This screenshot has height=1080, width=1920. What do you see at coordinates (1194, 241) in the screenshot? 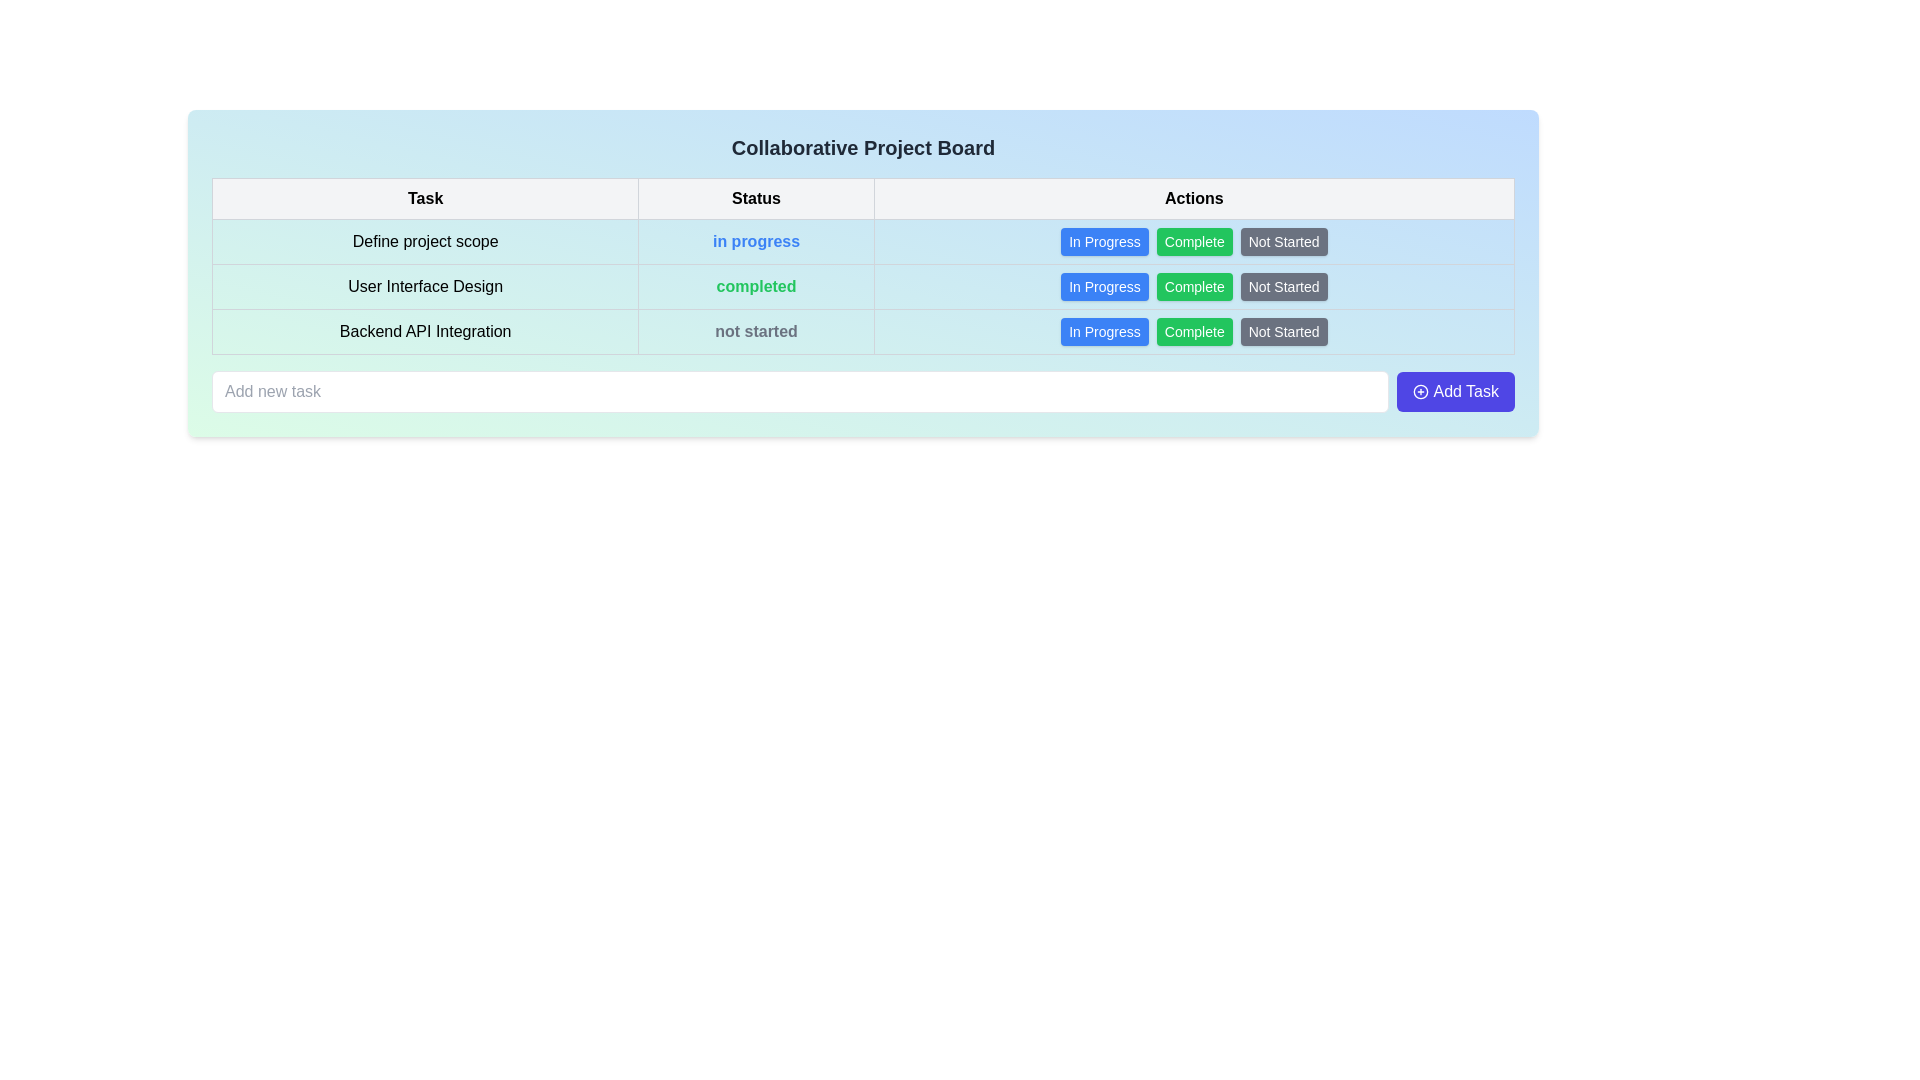
I see `the status update button` at bounding box center [1194, 241].